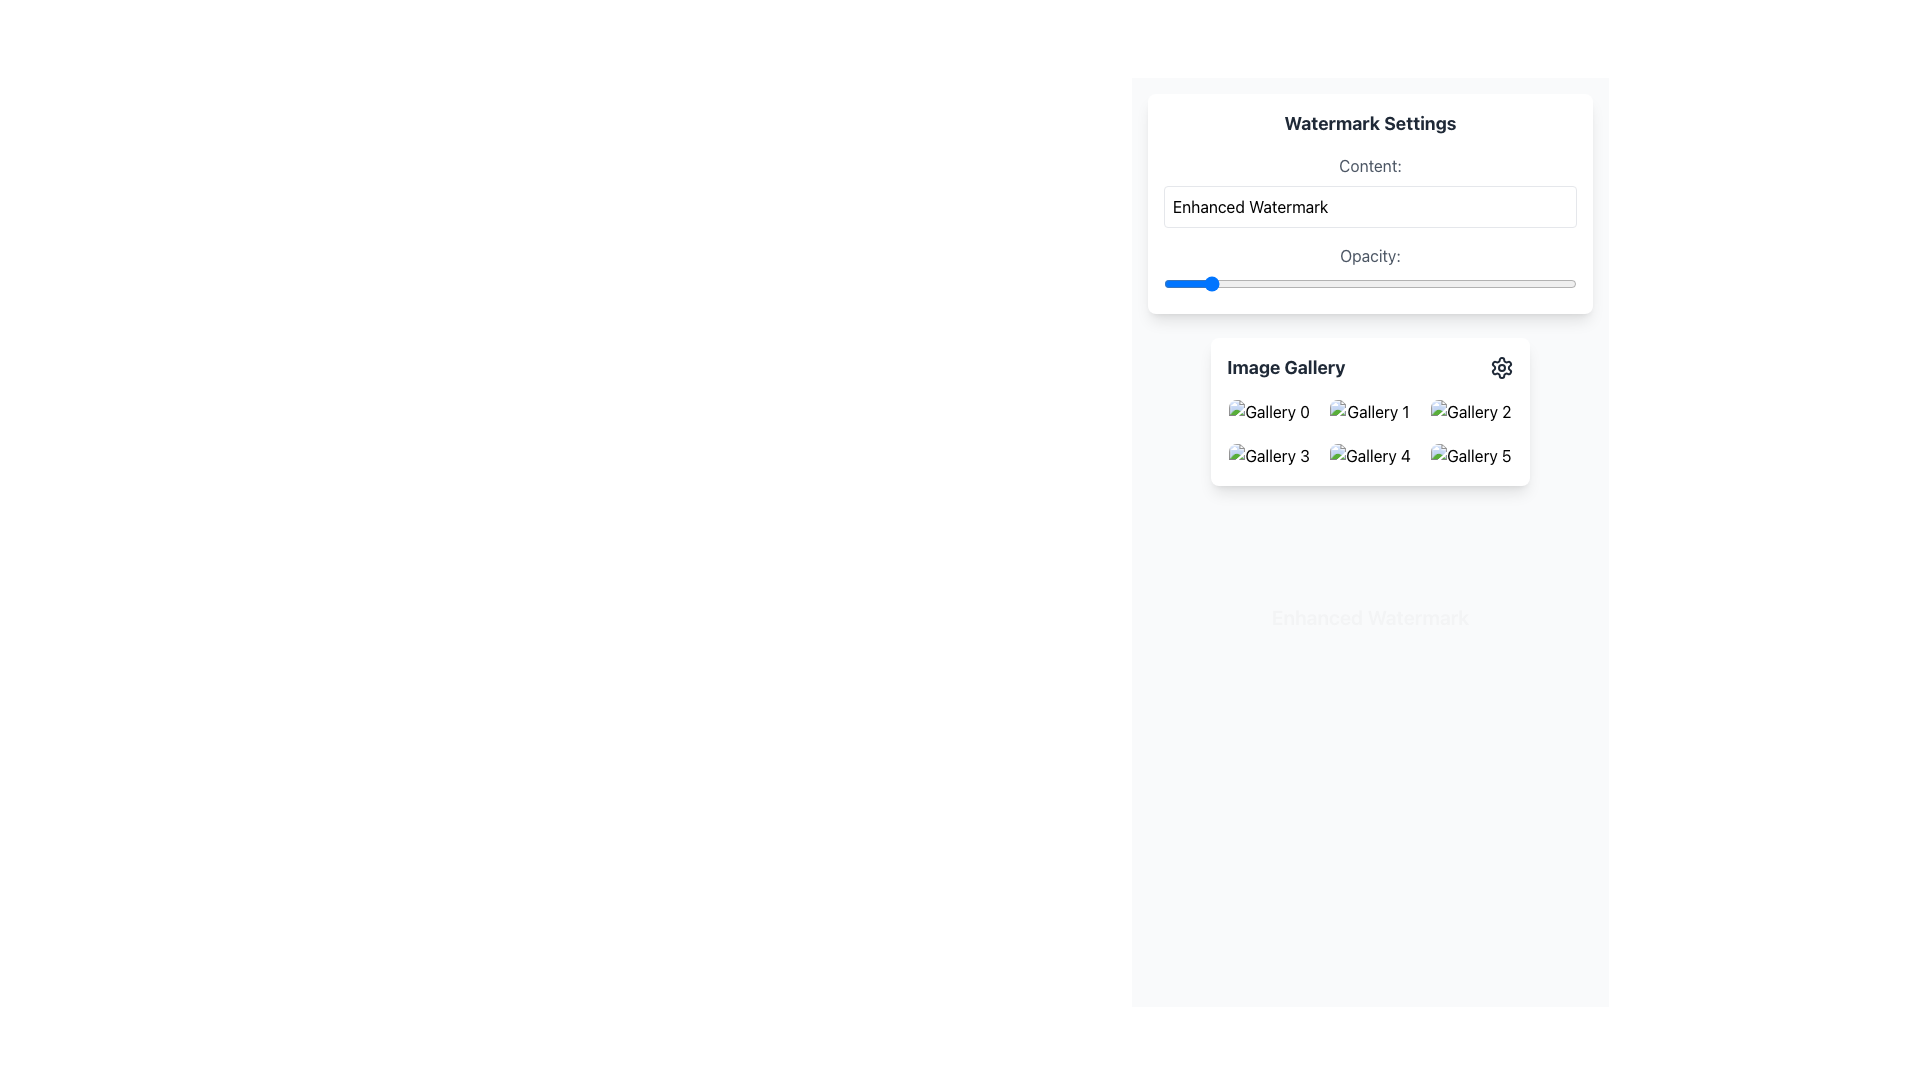 The image size is (1920, 1080). I want to click on the image representing 'Gallery 3', so click(1268, 455).